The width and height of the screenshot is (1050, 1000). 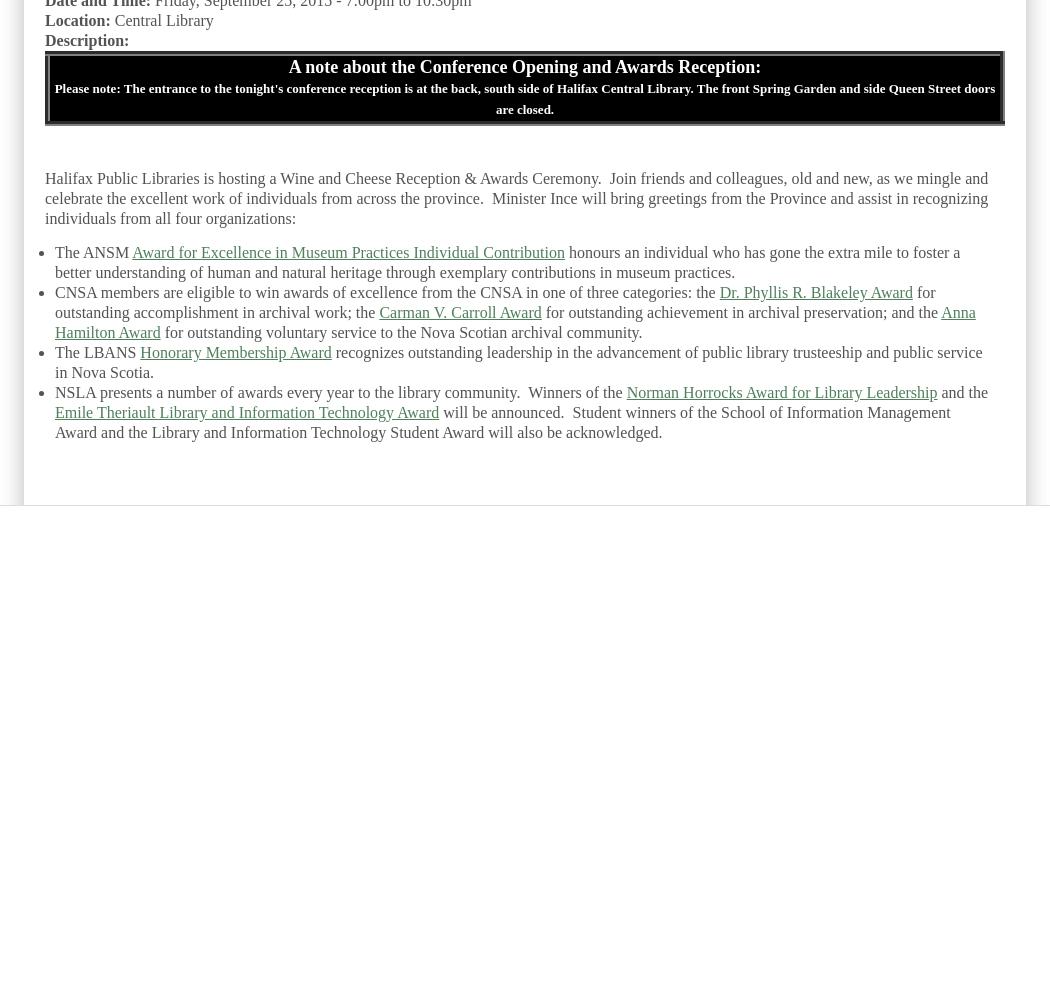 I want to click on 'The ANSM', so click(x=93, y=251).